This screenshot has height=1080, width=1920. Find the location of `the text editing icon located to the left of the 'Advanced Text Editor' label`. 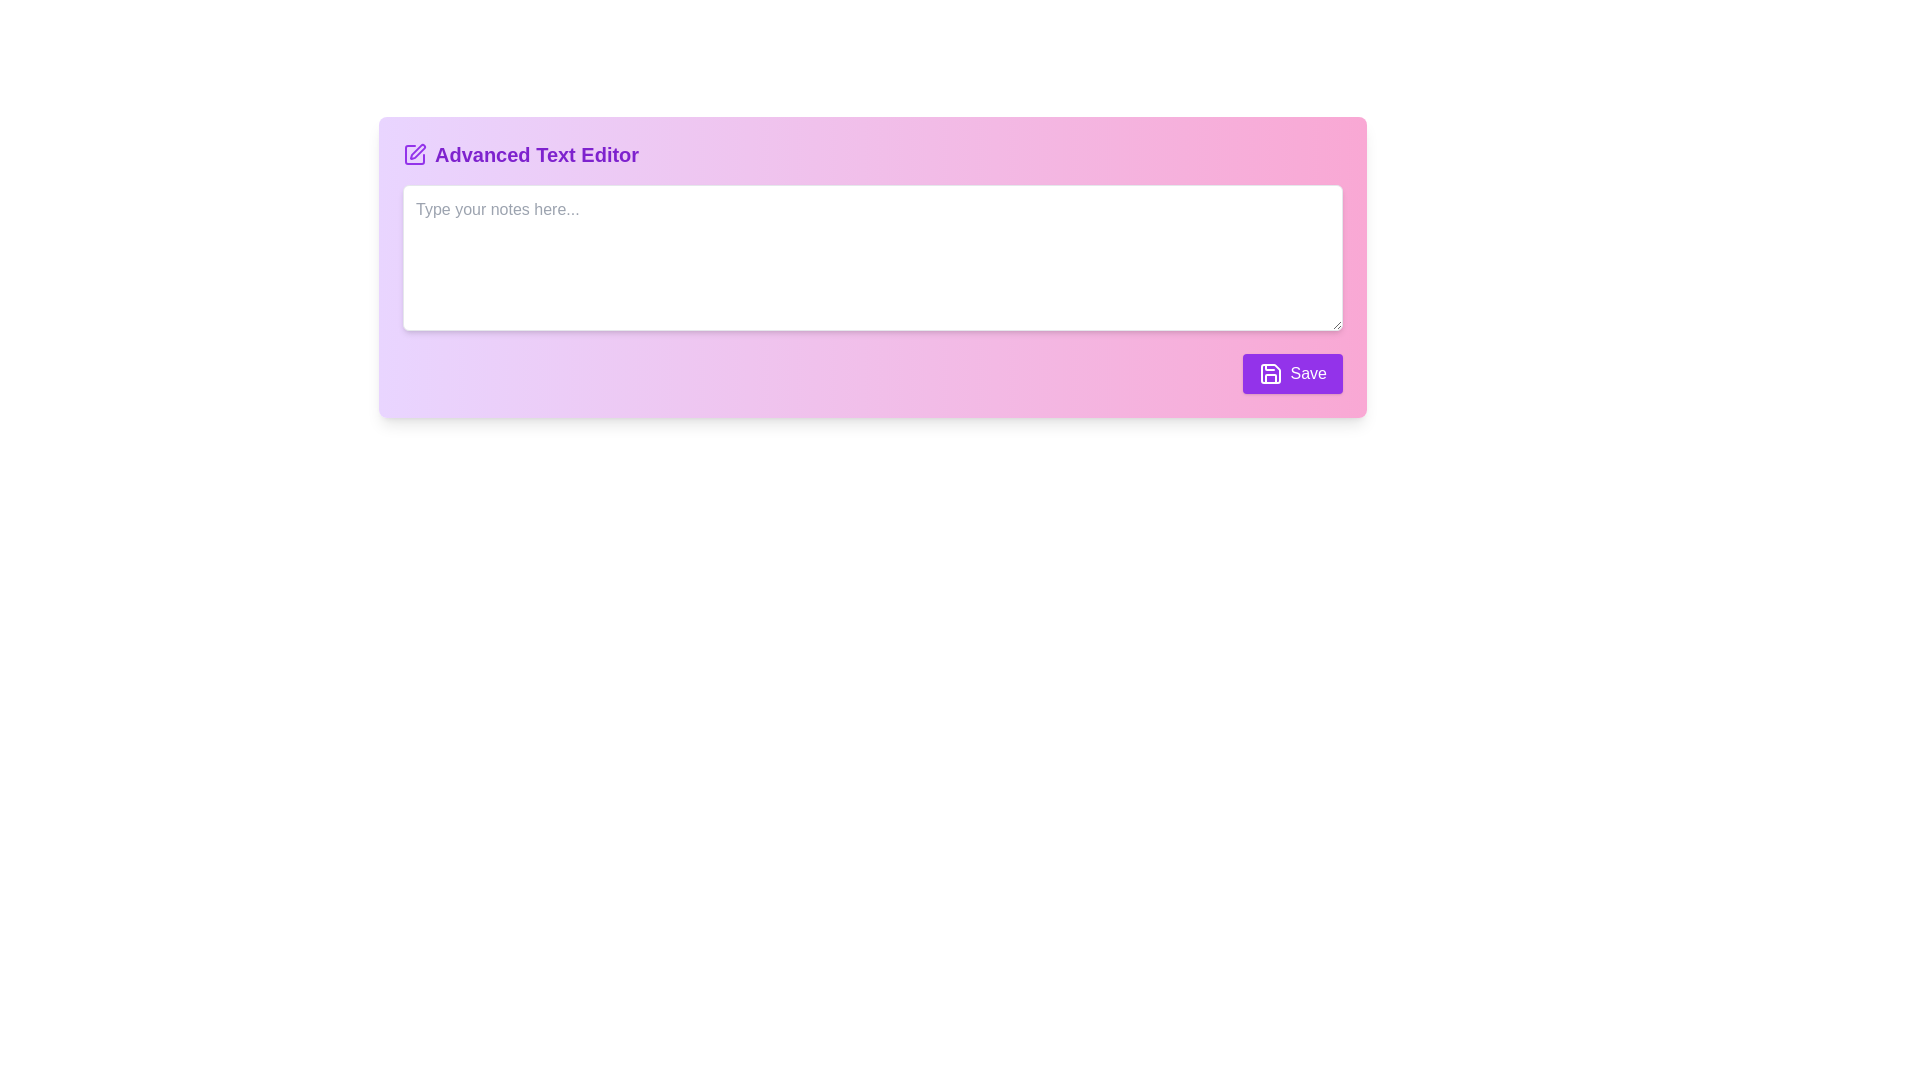

the text editing icon located to the left of the 'Advanced Text Editor' label is located at coordinates (413, 153).